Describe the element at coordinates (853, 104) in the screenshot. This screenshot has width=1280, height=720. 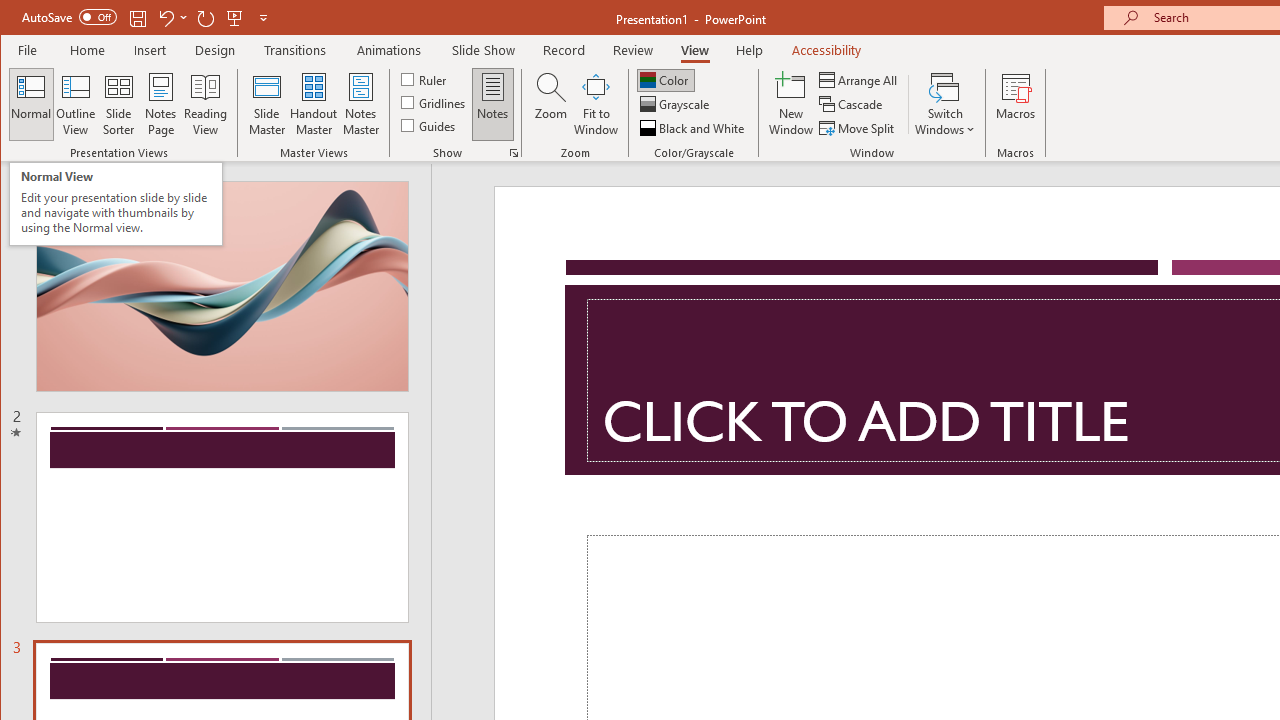
I see `'Cascade'` at that location.